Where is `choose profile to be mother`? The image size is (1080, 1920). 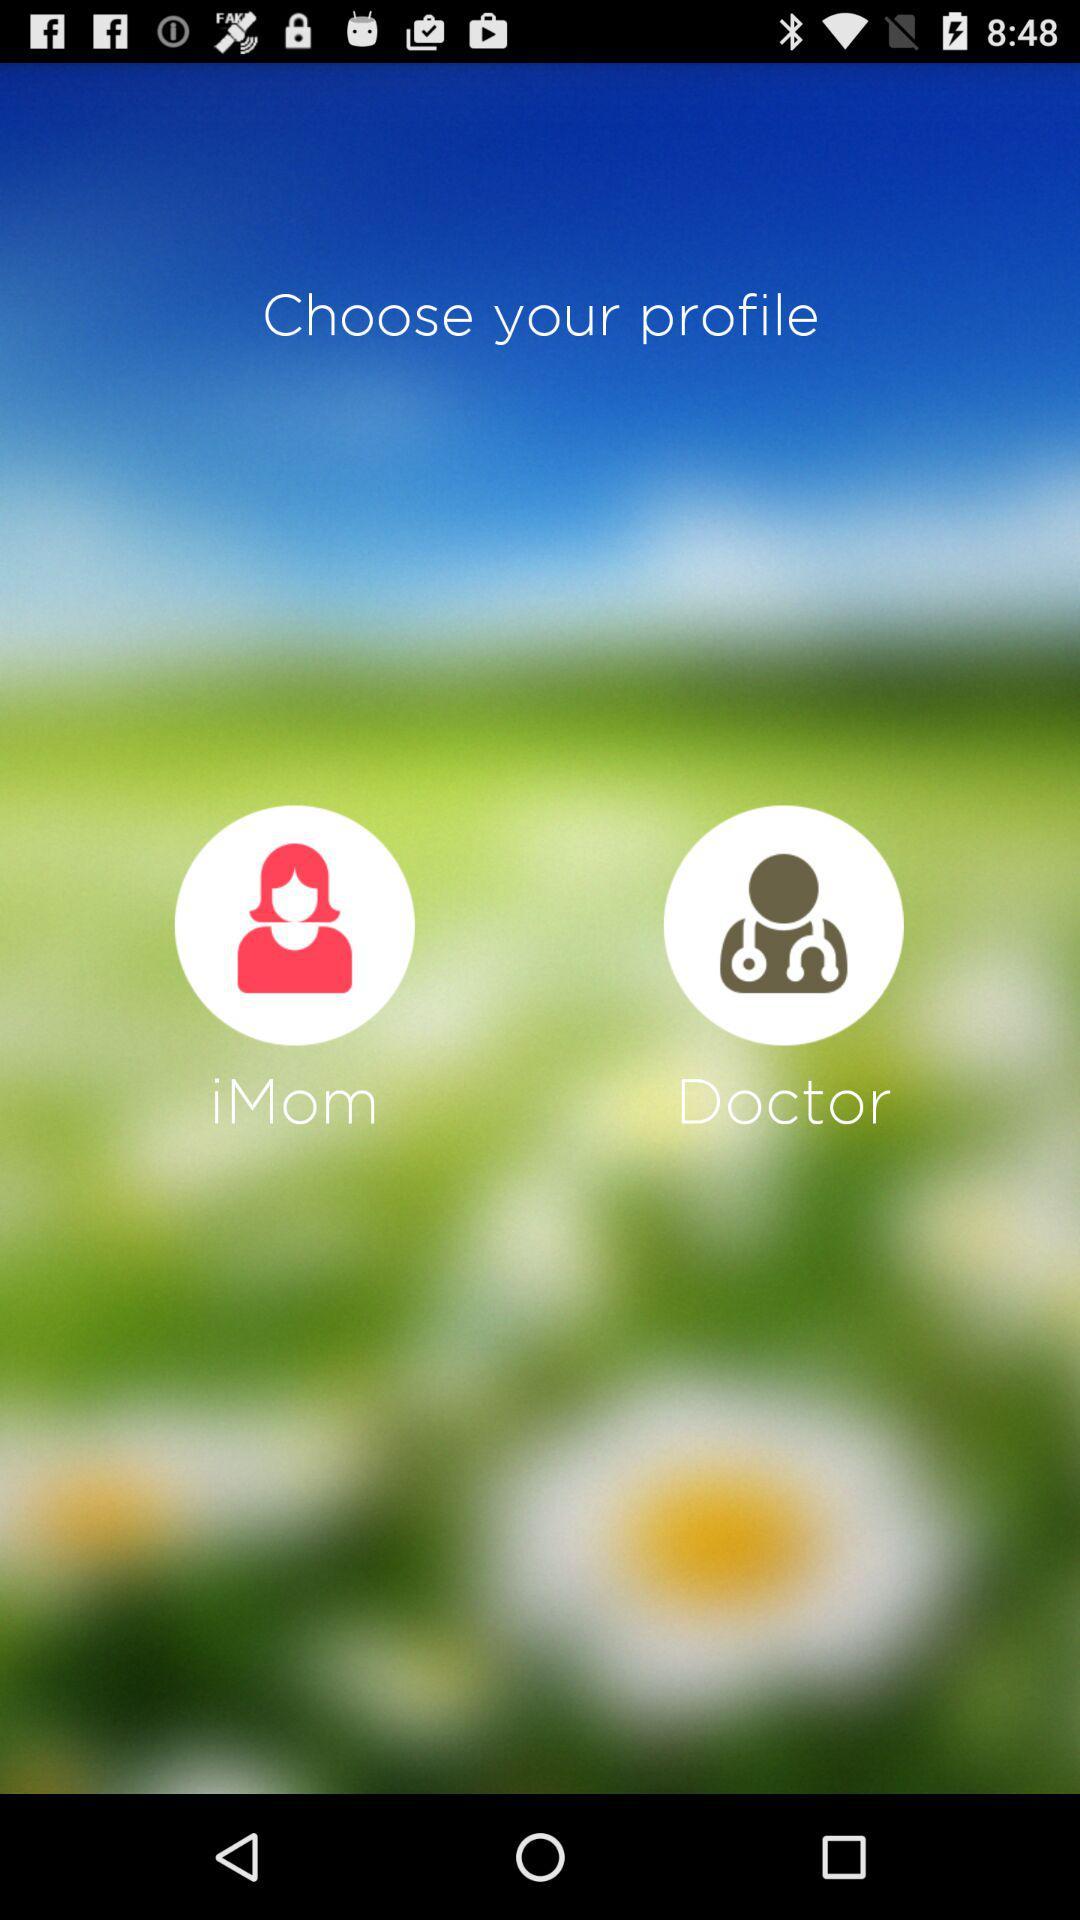 choose profile to be mother is located at coordinates (294, 924).